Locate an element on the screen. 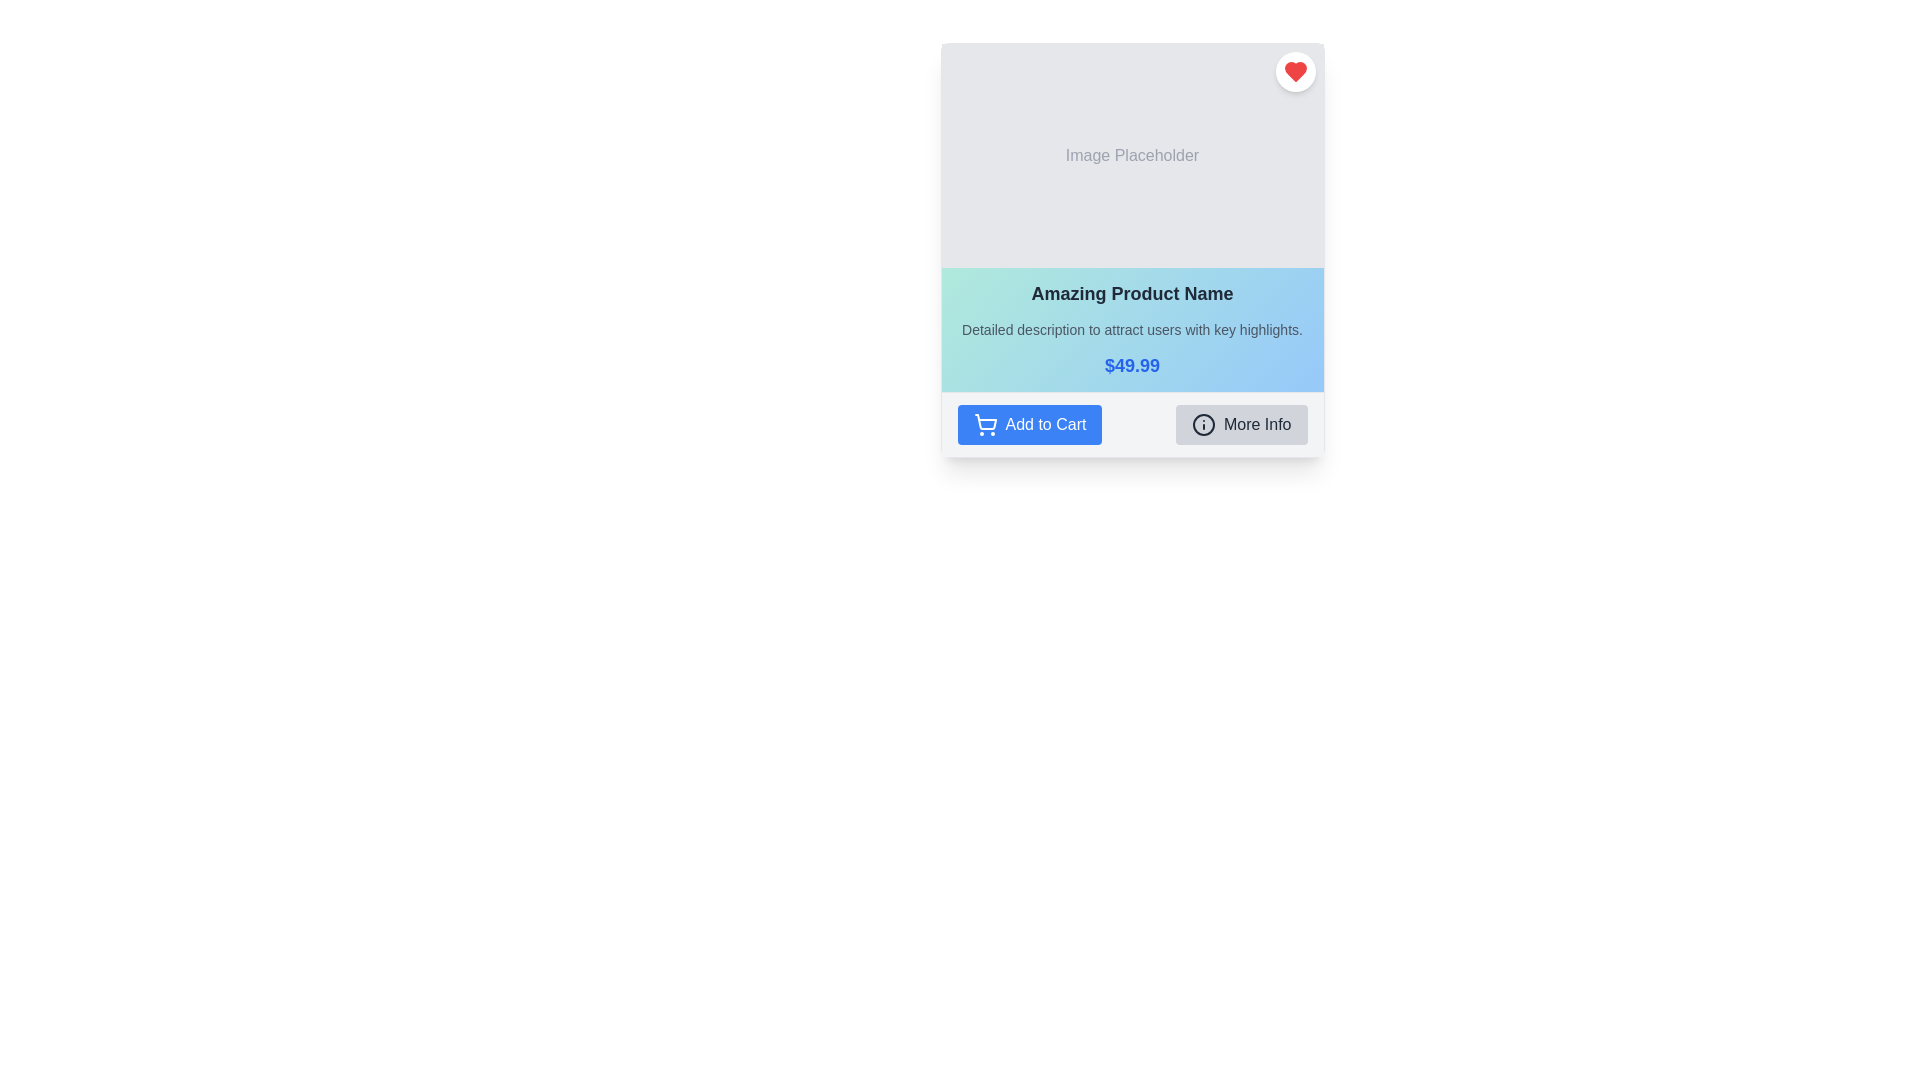  the circular informational icon with a blue outline, which is located to the left of the 'More Info' button label is located at coordinates (1202, 423).